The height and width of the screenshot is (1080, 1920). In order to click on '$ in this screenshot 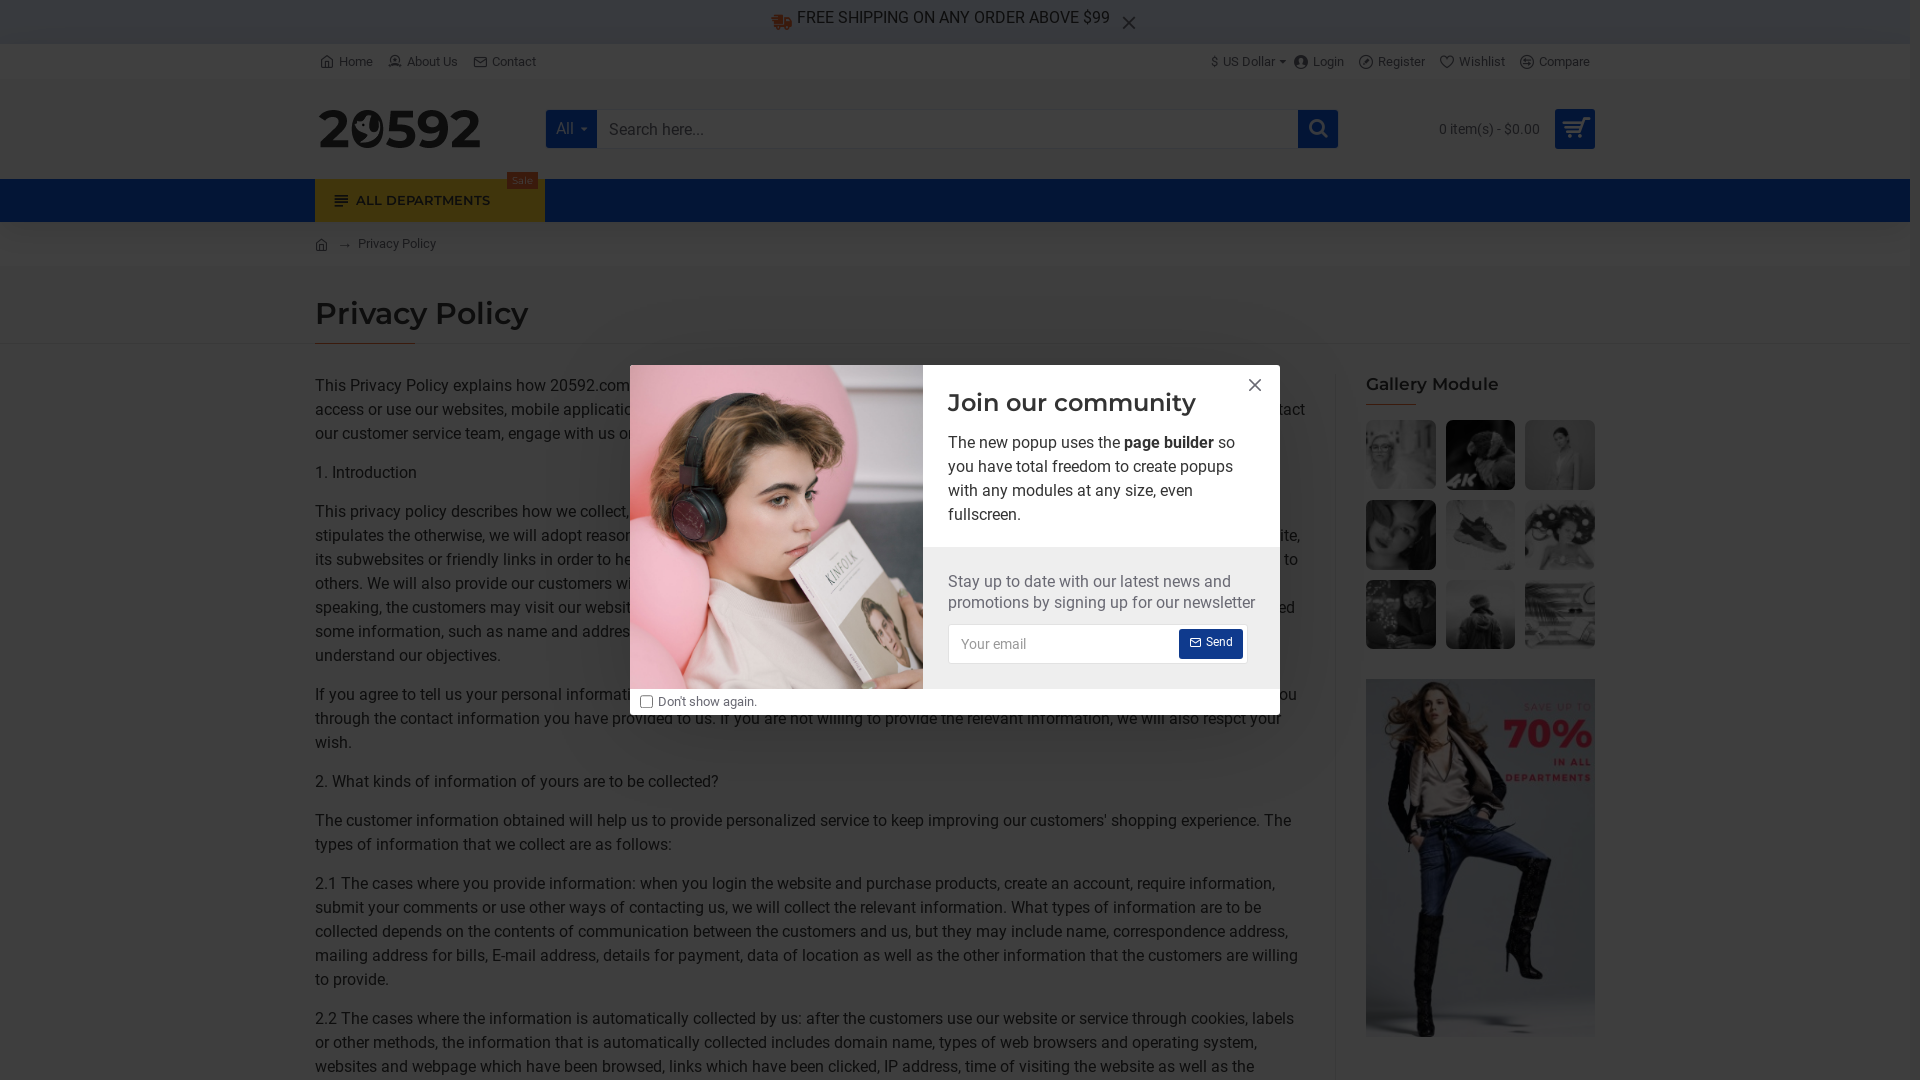, I will do `click(1242, 60)`.